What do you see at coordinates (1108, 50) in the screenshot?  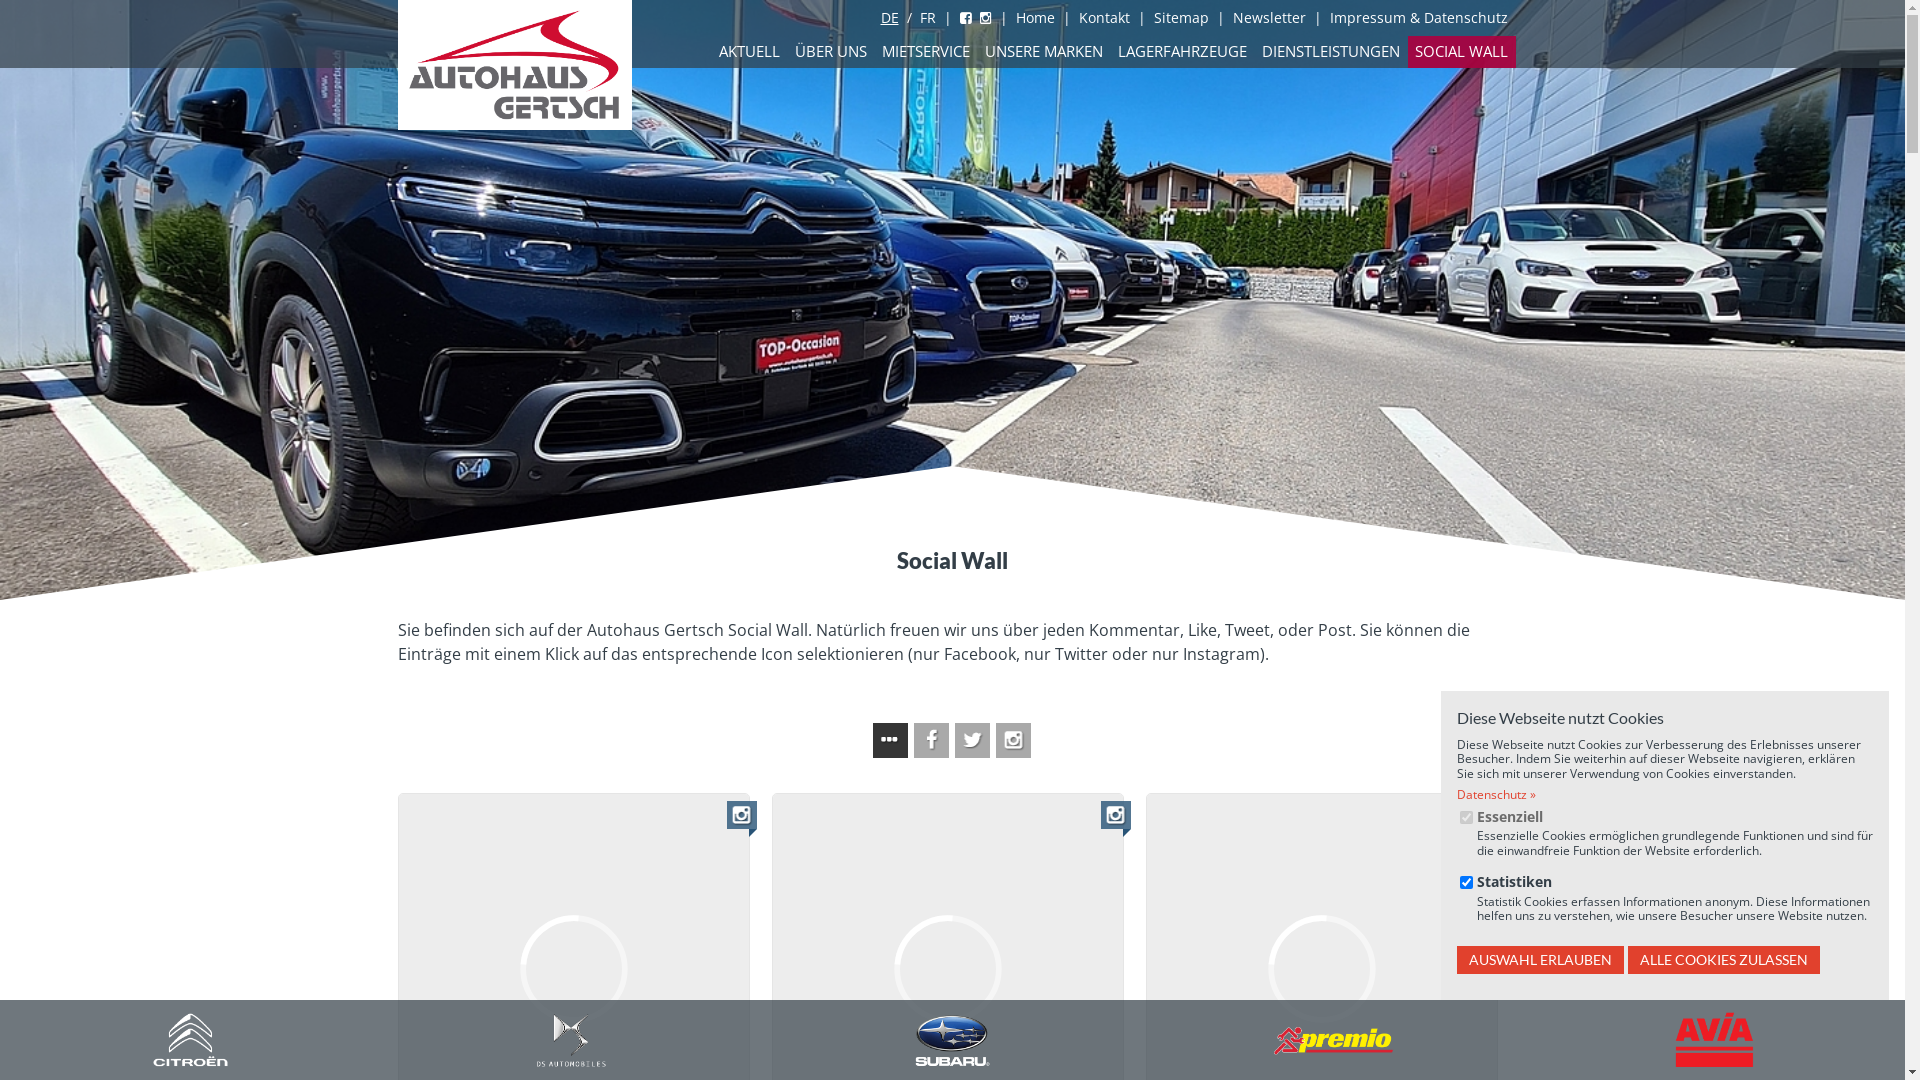 I see `'LAGERFAHRZEUGE'` at bounding box center [1108, 50].